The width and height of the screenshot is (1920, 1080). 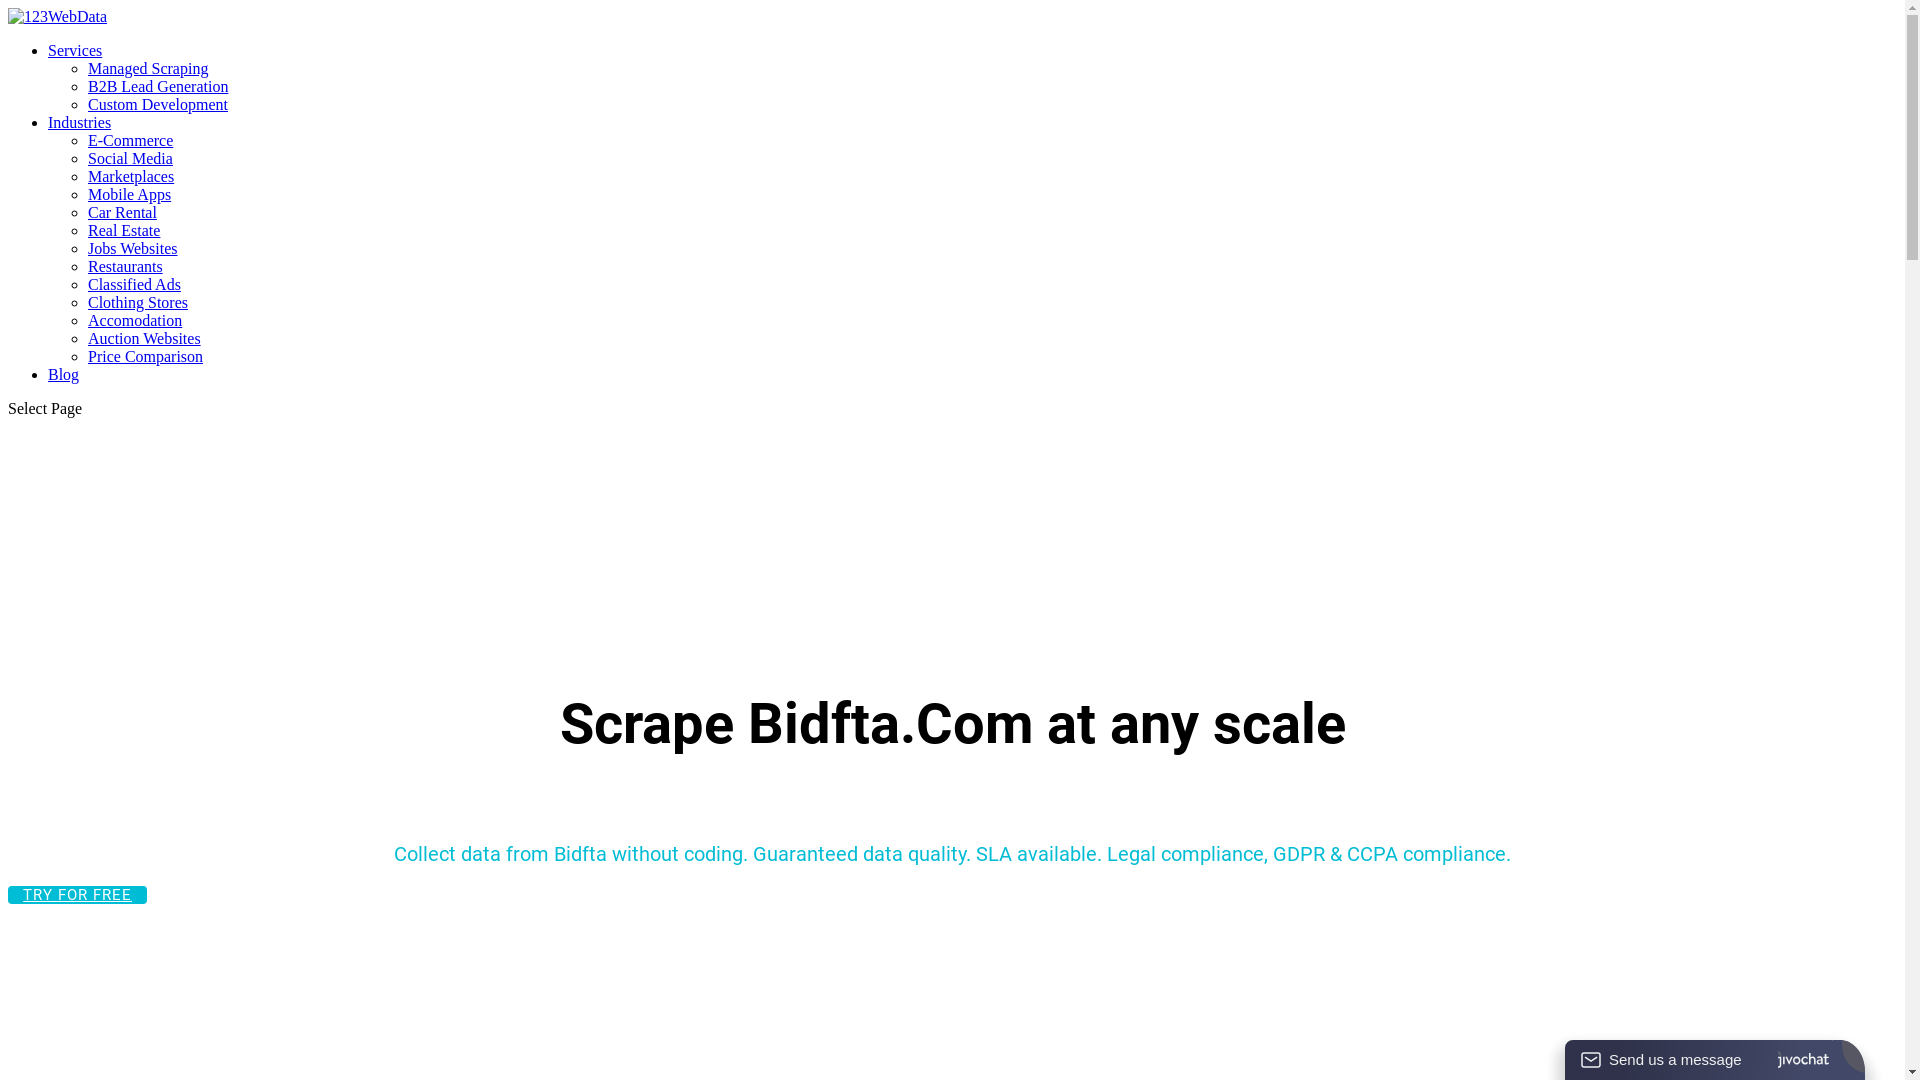 What do you see at coordinates (86, 194) in the screenshot?
I see `'Mobile Apps'` at bounding box center [86, 194].